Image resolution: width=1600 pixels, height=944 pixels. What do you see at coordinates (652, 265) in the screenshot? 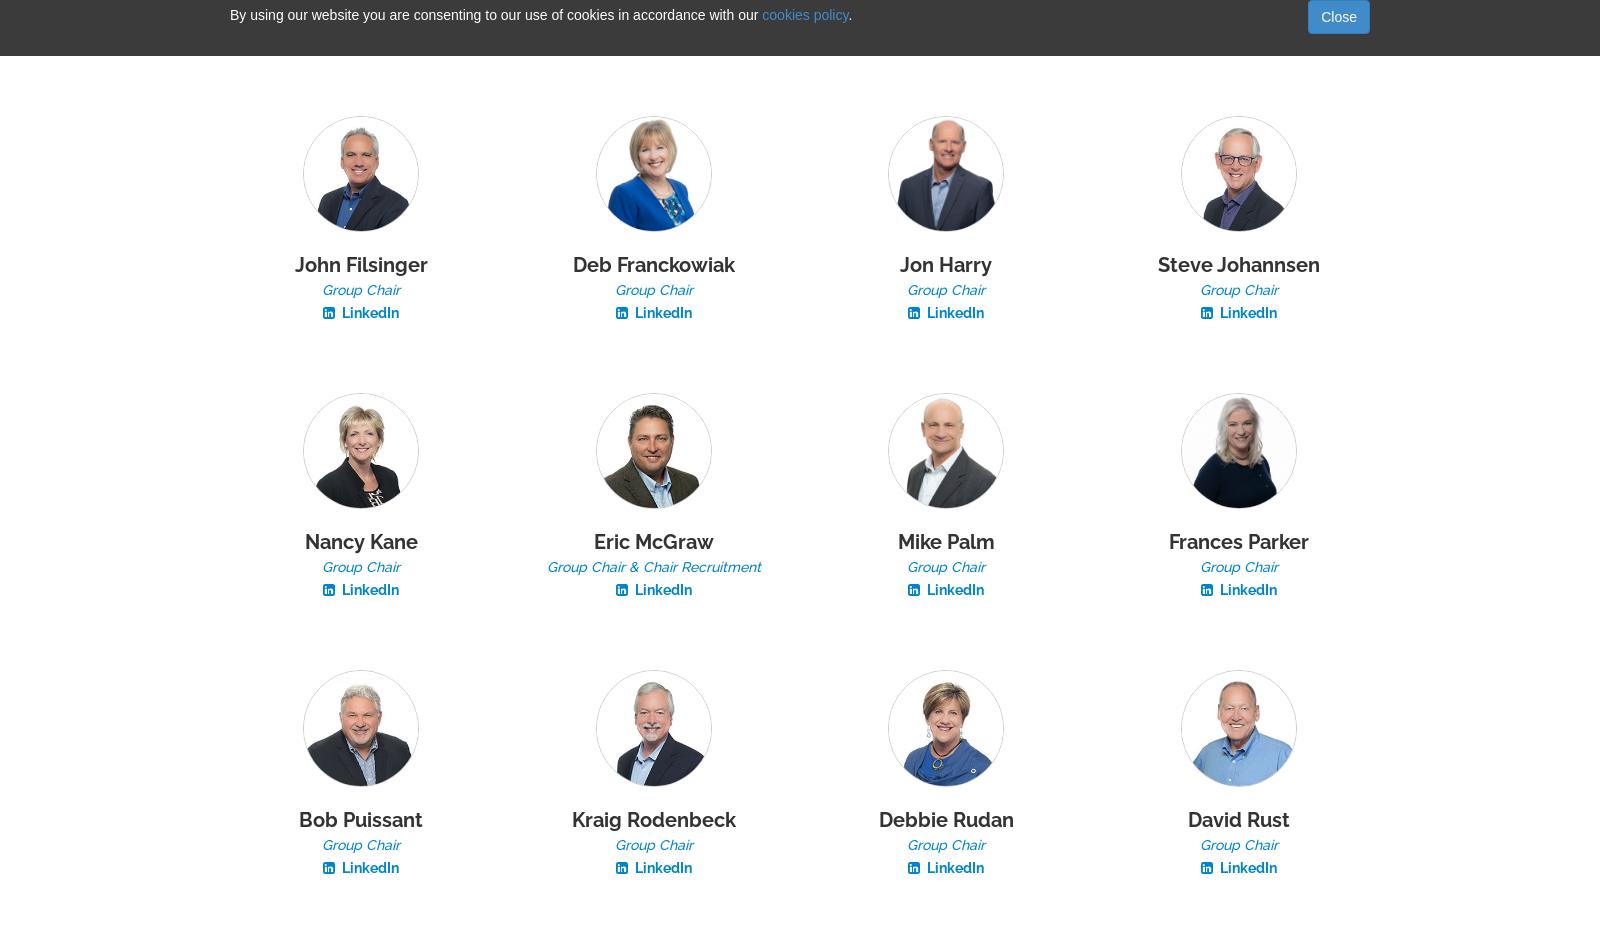
I see `'Deb Franckowiak'` at bounding box center [652, 265].